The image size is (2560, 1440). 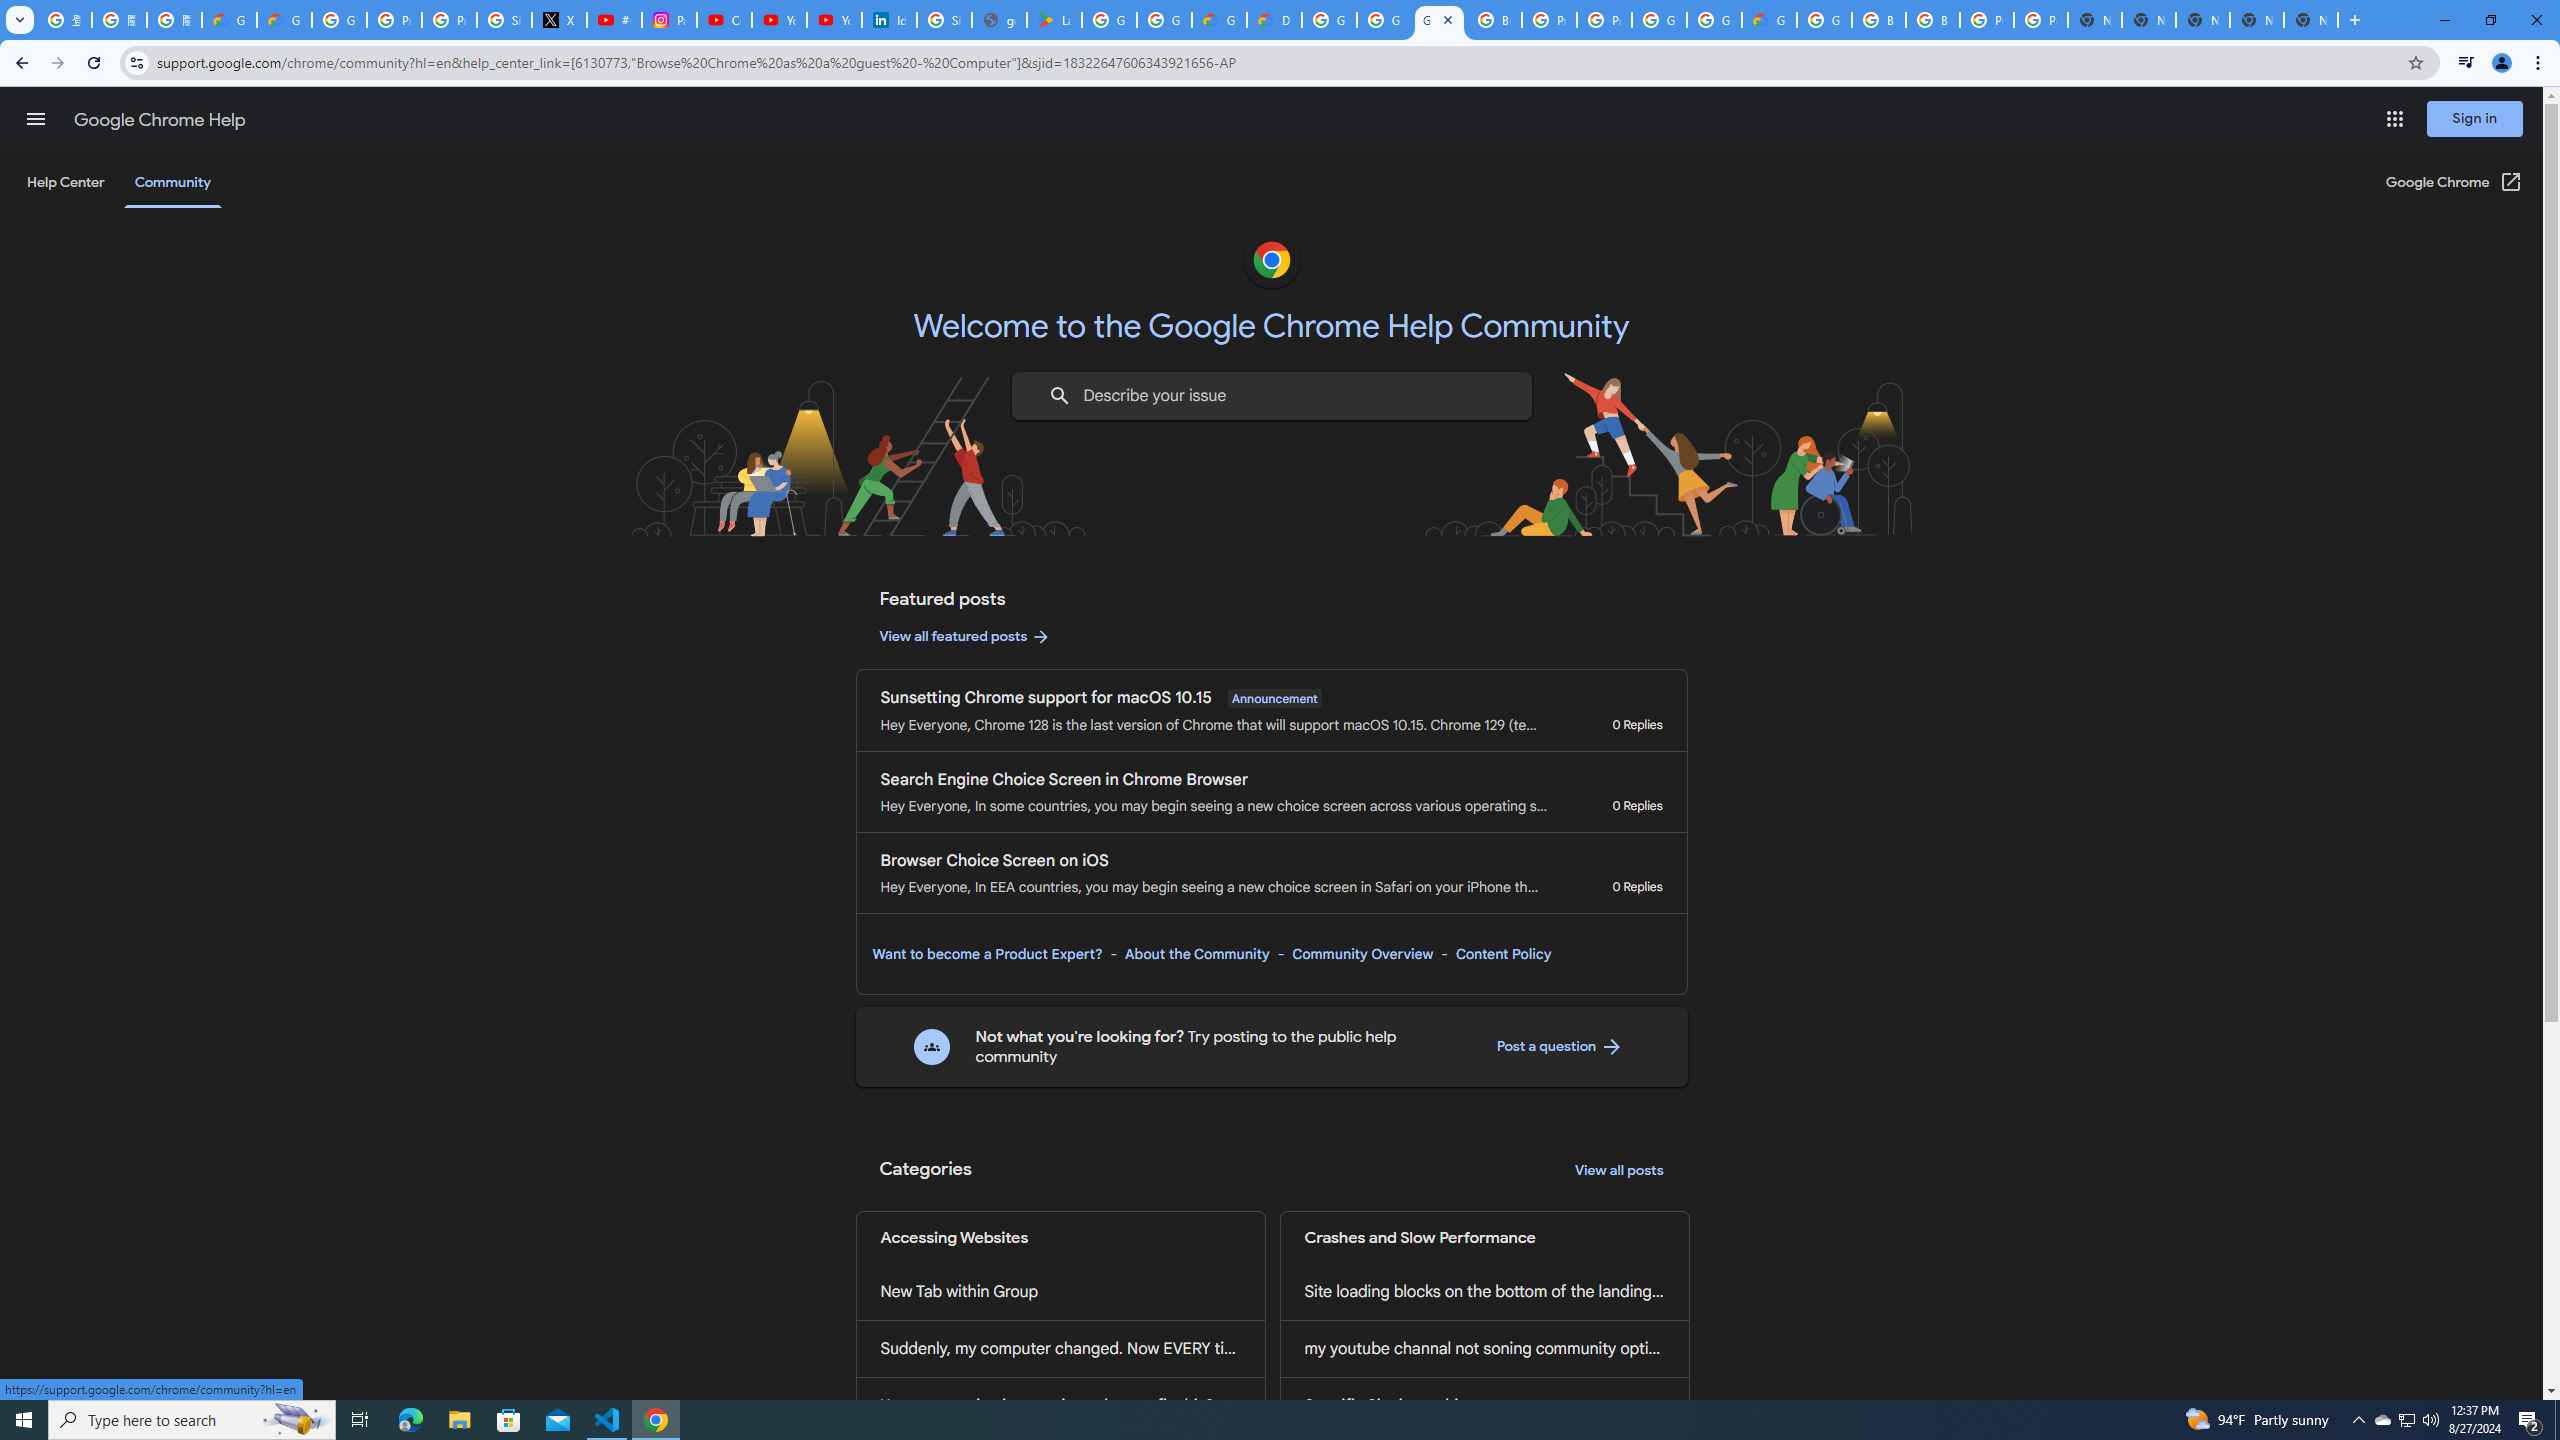 I want to click on 'Minimize', so click(x=2443, y=19).